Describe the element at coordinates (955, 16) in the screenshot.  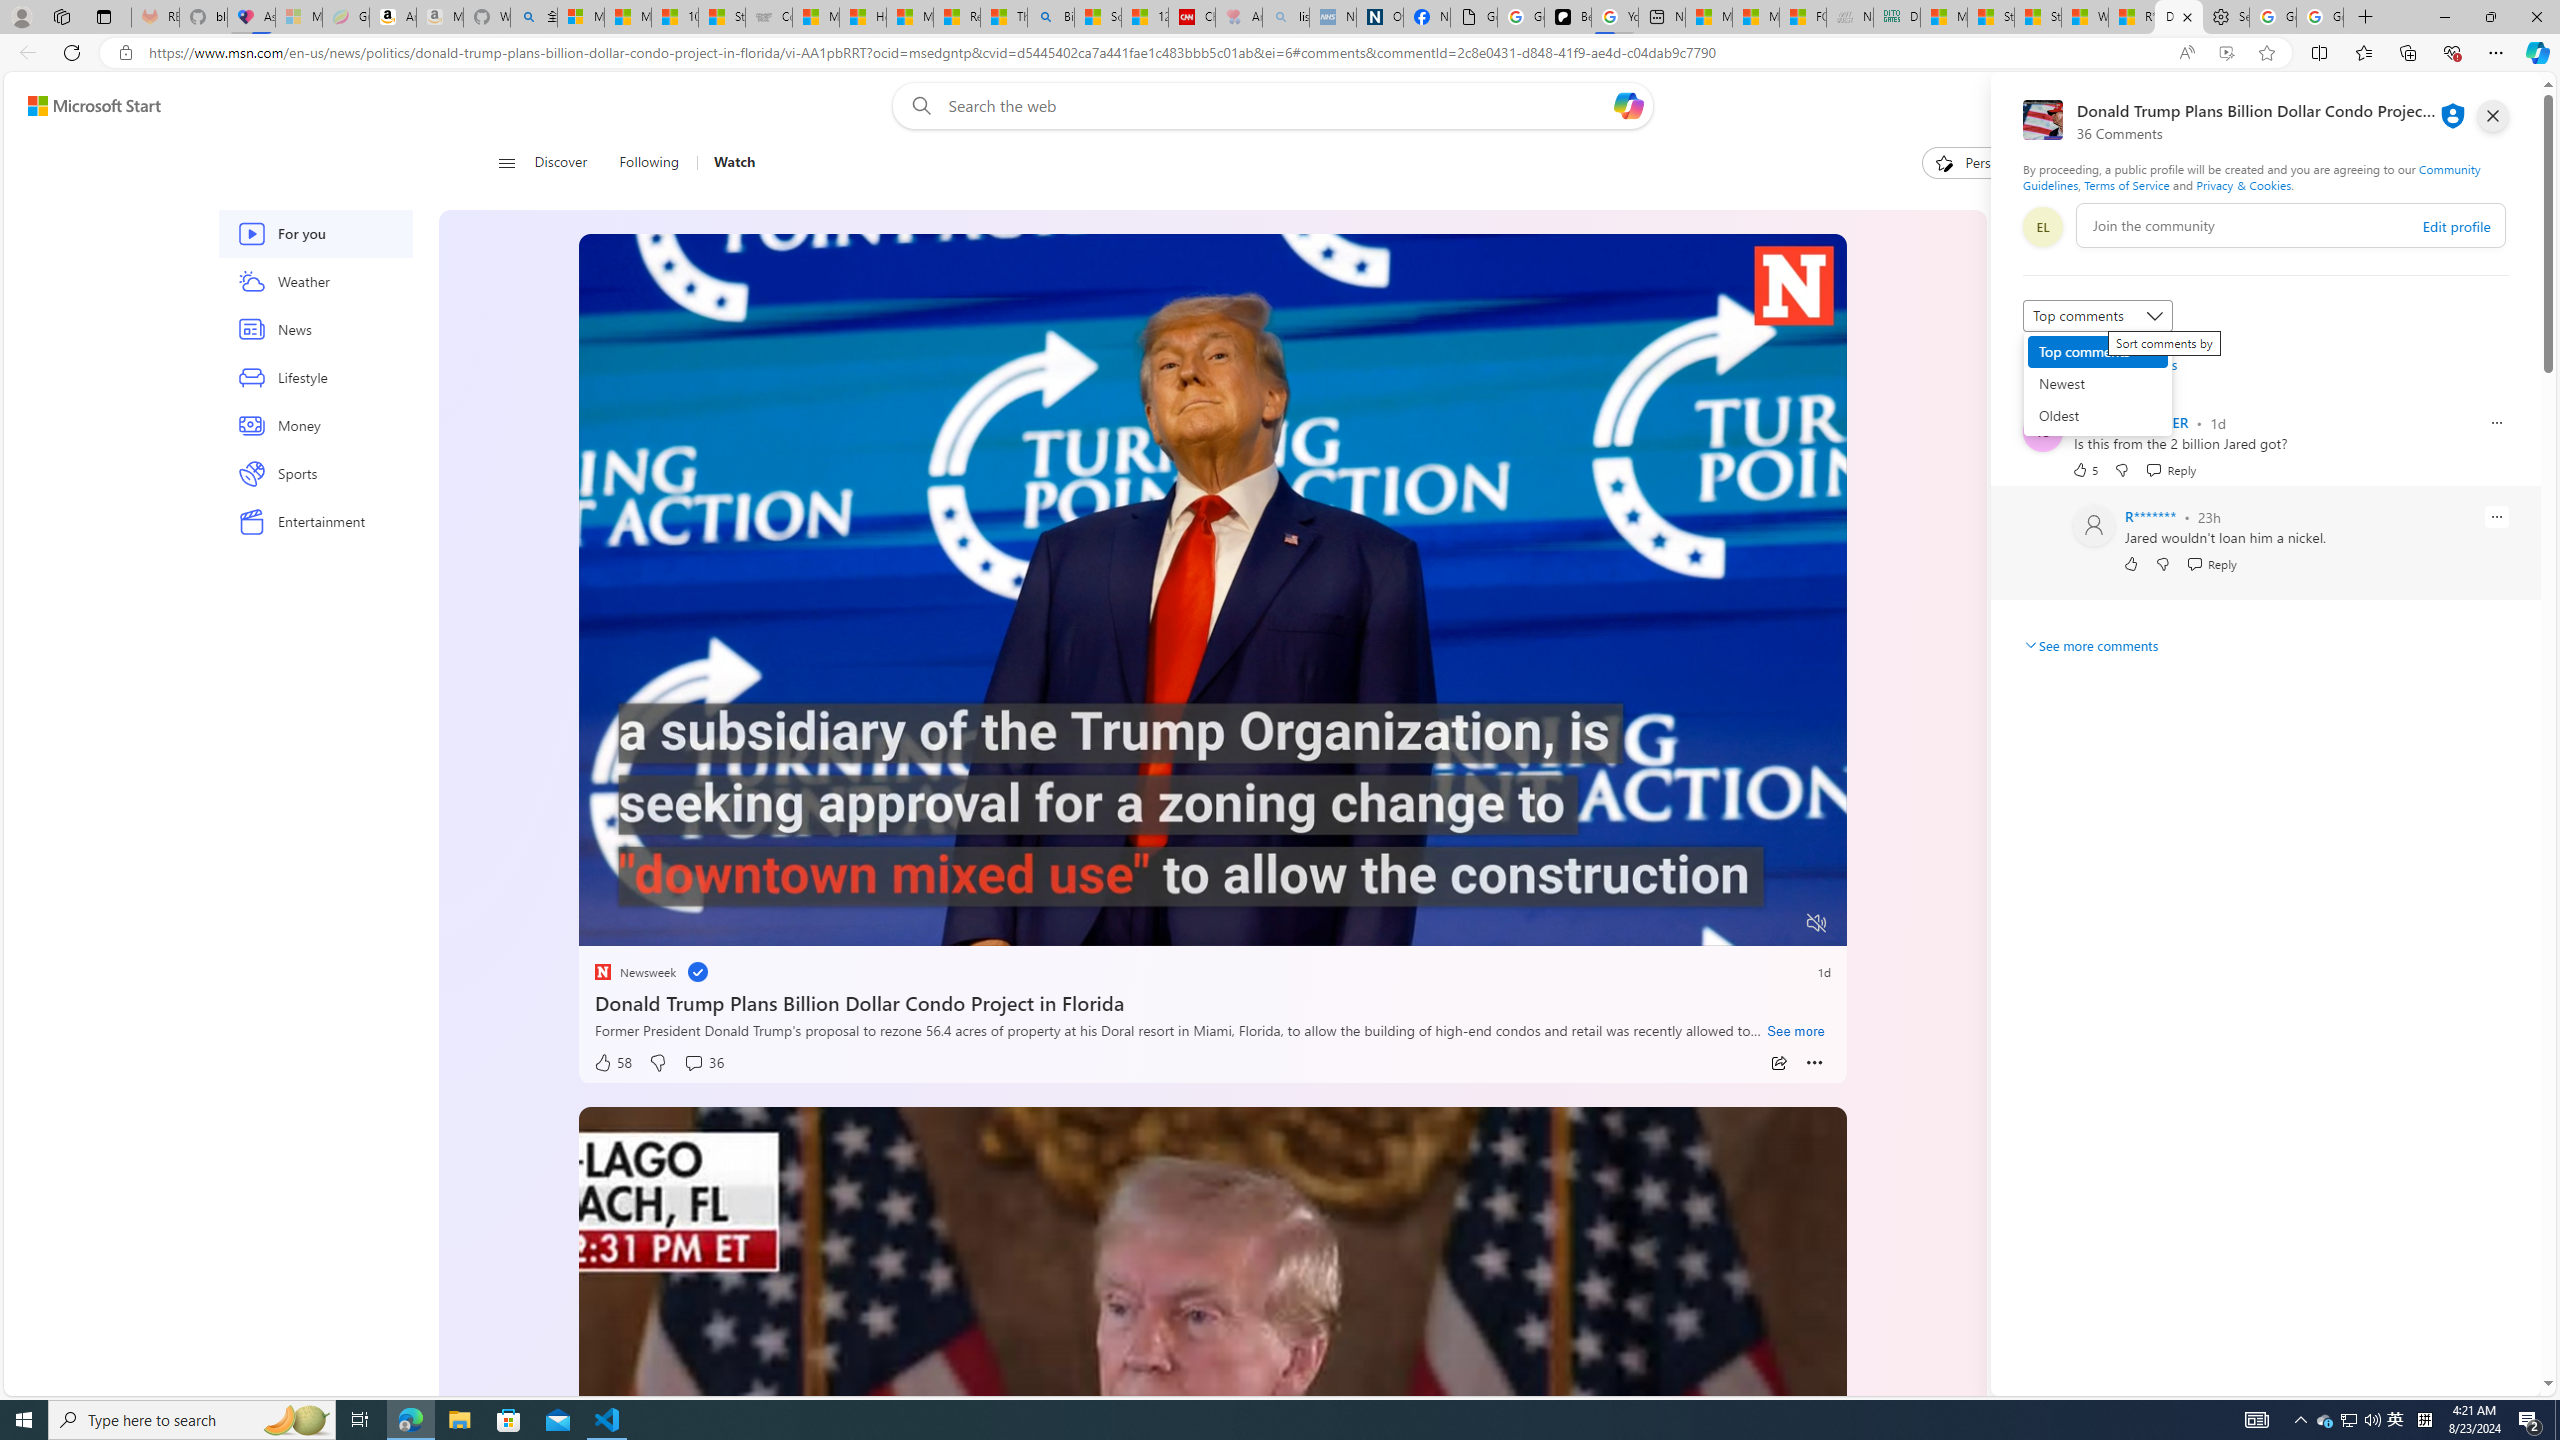
I see `'Recipes - MSN'` at that location.